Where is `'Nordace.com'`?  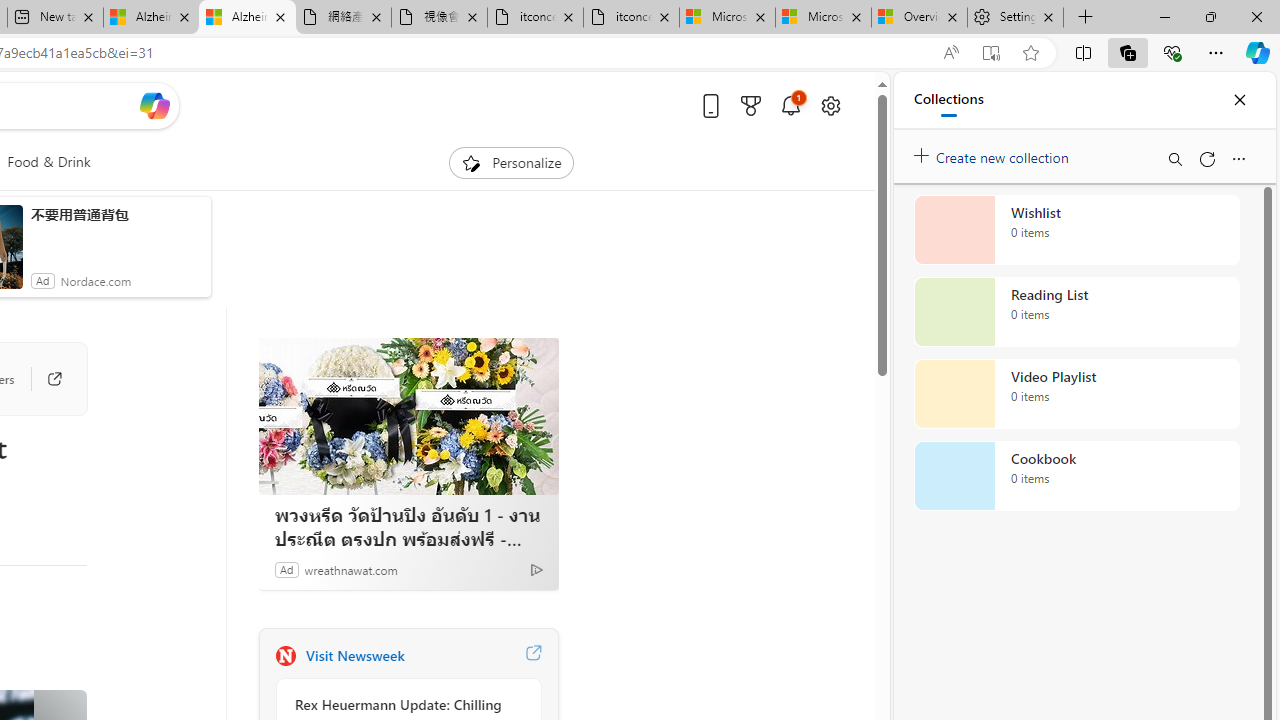 'Nordace.com' is located at coordinates (94, 280).